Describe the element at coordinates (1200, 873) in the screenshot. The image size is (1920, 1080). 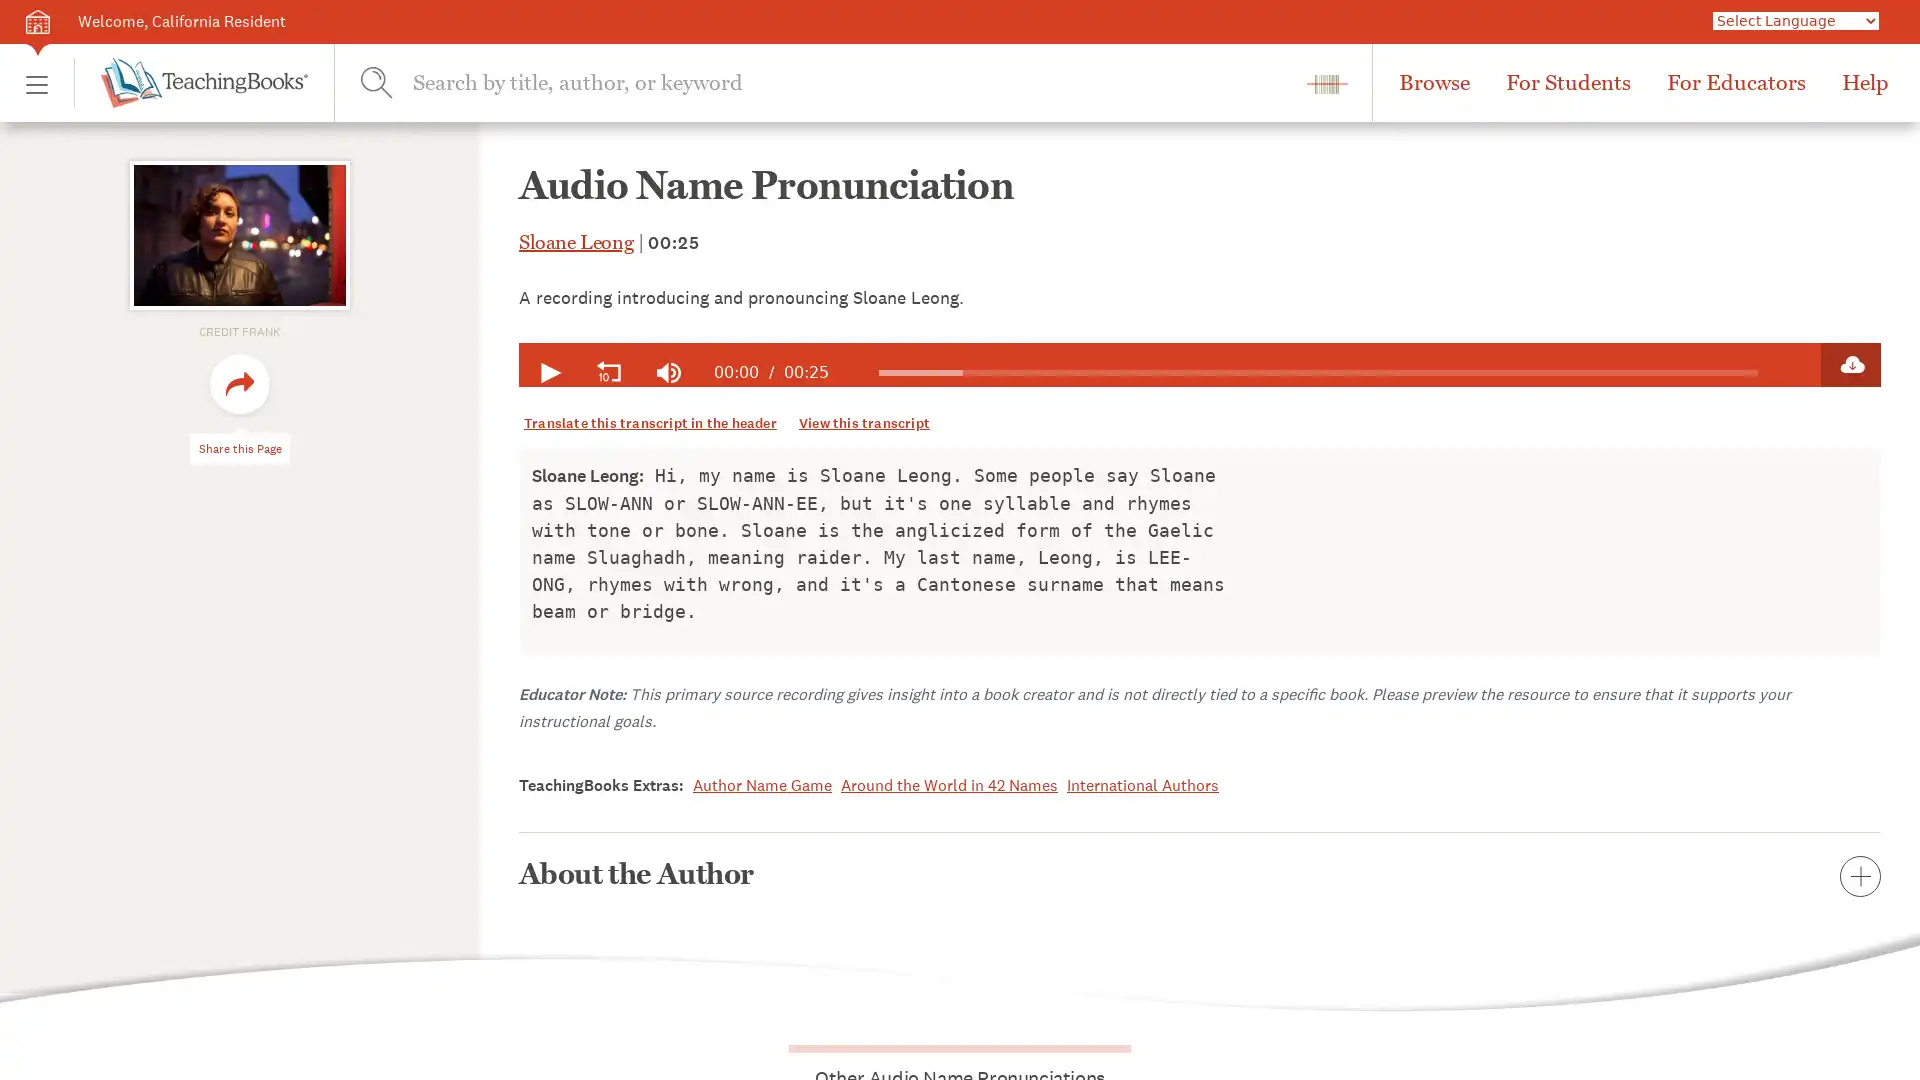
I see `About the Author` at that location.